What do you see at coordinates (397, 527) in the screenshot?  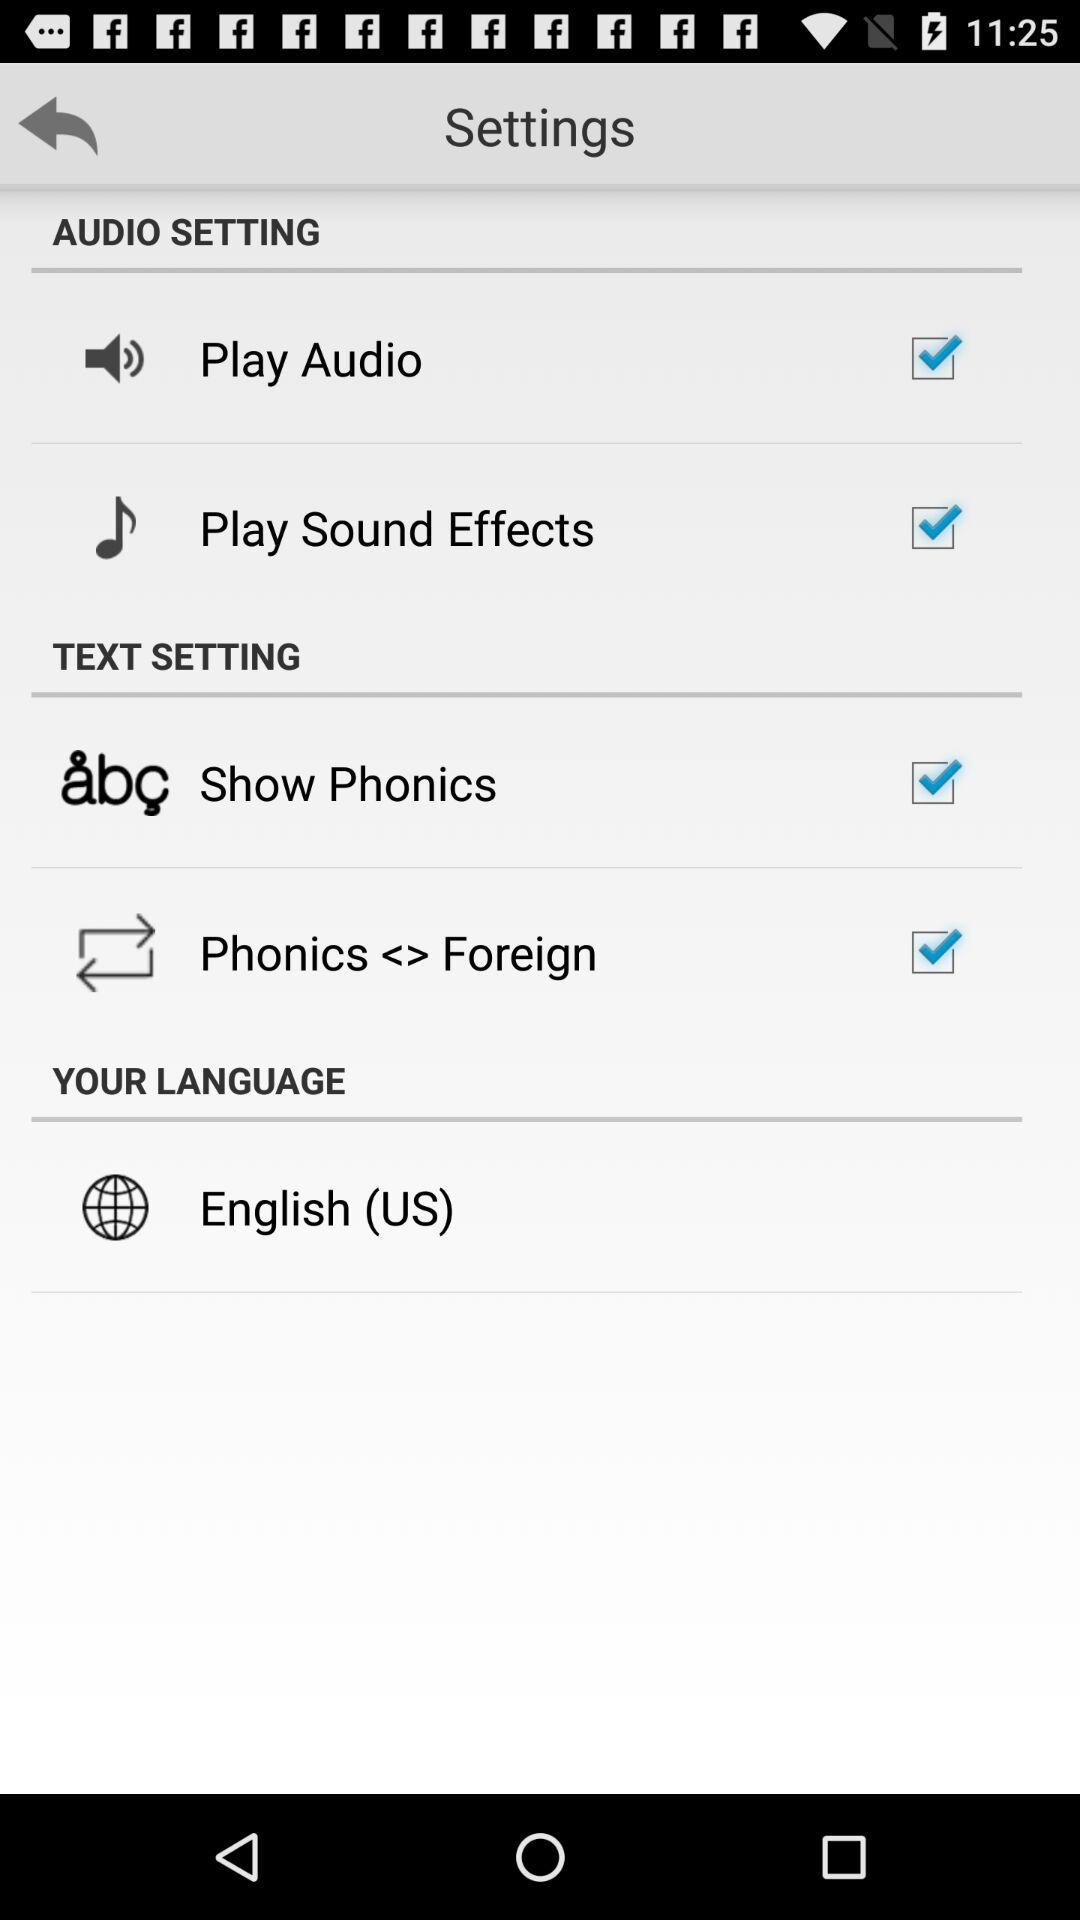 I see `icon below the play audio` at bounding box center [397, 527].